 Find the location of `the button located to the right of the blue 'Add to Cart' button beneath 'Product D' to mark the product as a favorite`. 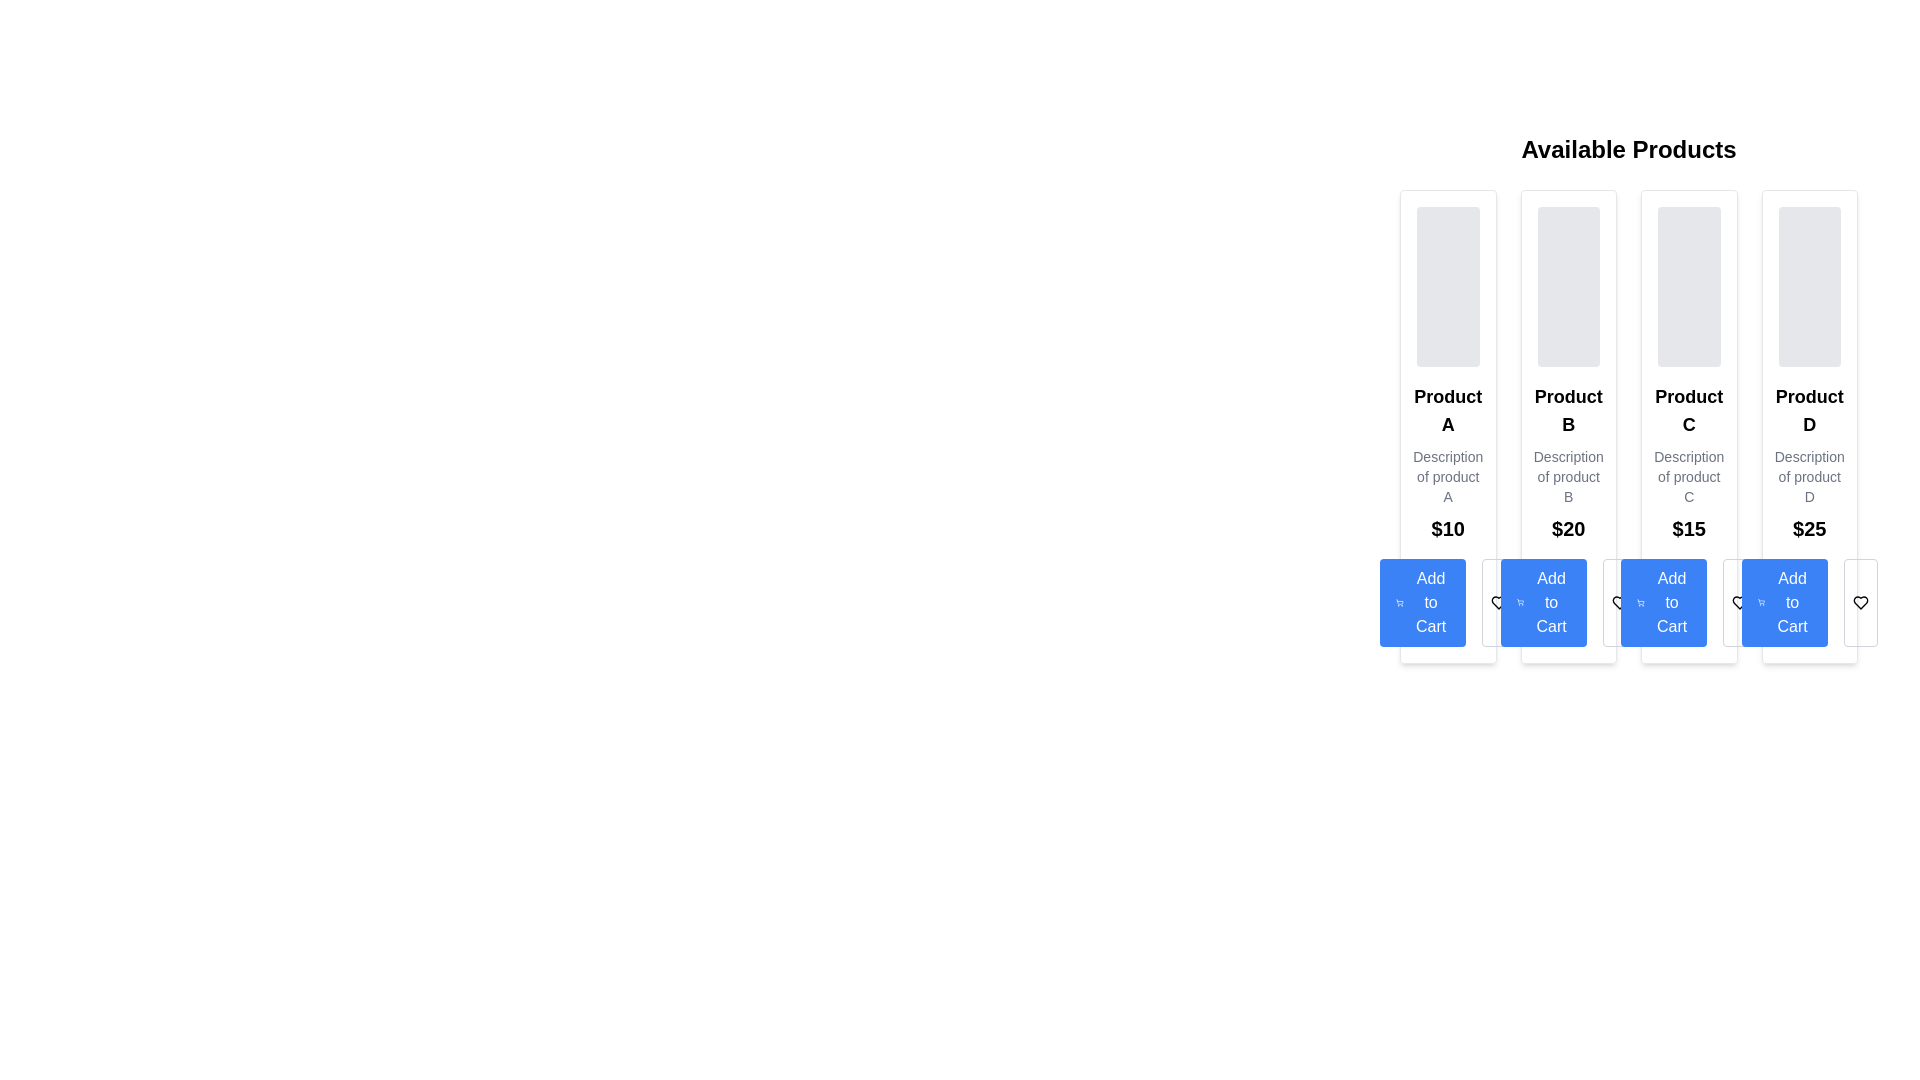

the button located to the right of the blue 'Add to Cart' button beneath 'Product D' to mark the product as a favorite is located at coordinates (1859, 601).